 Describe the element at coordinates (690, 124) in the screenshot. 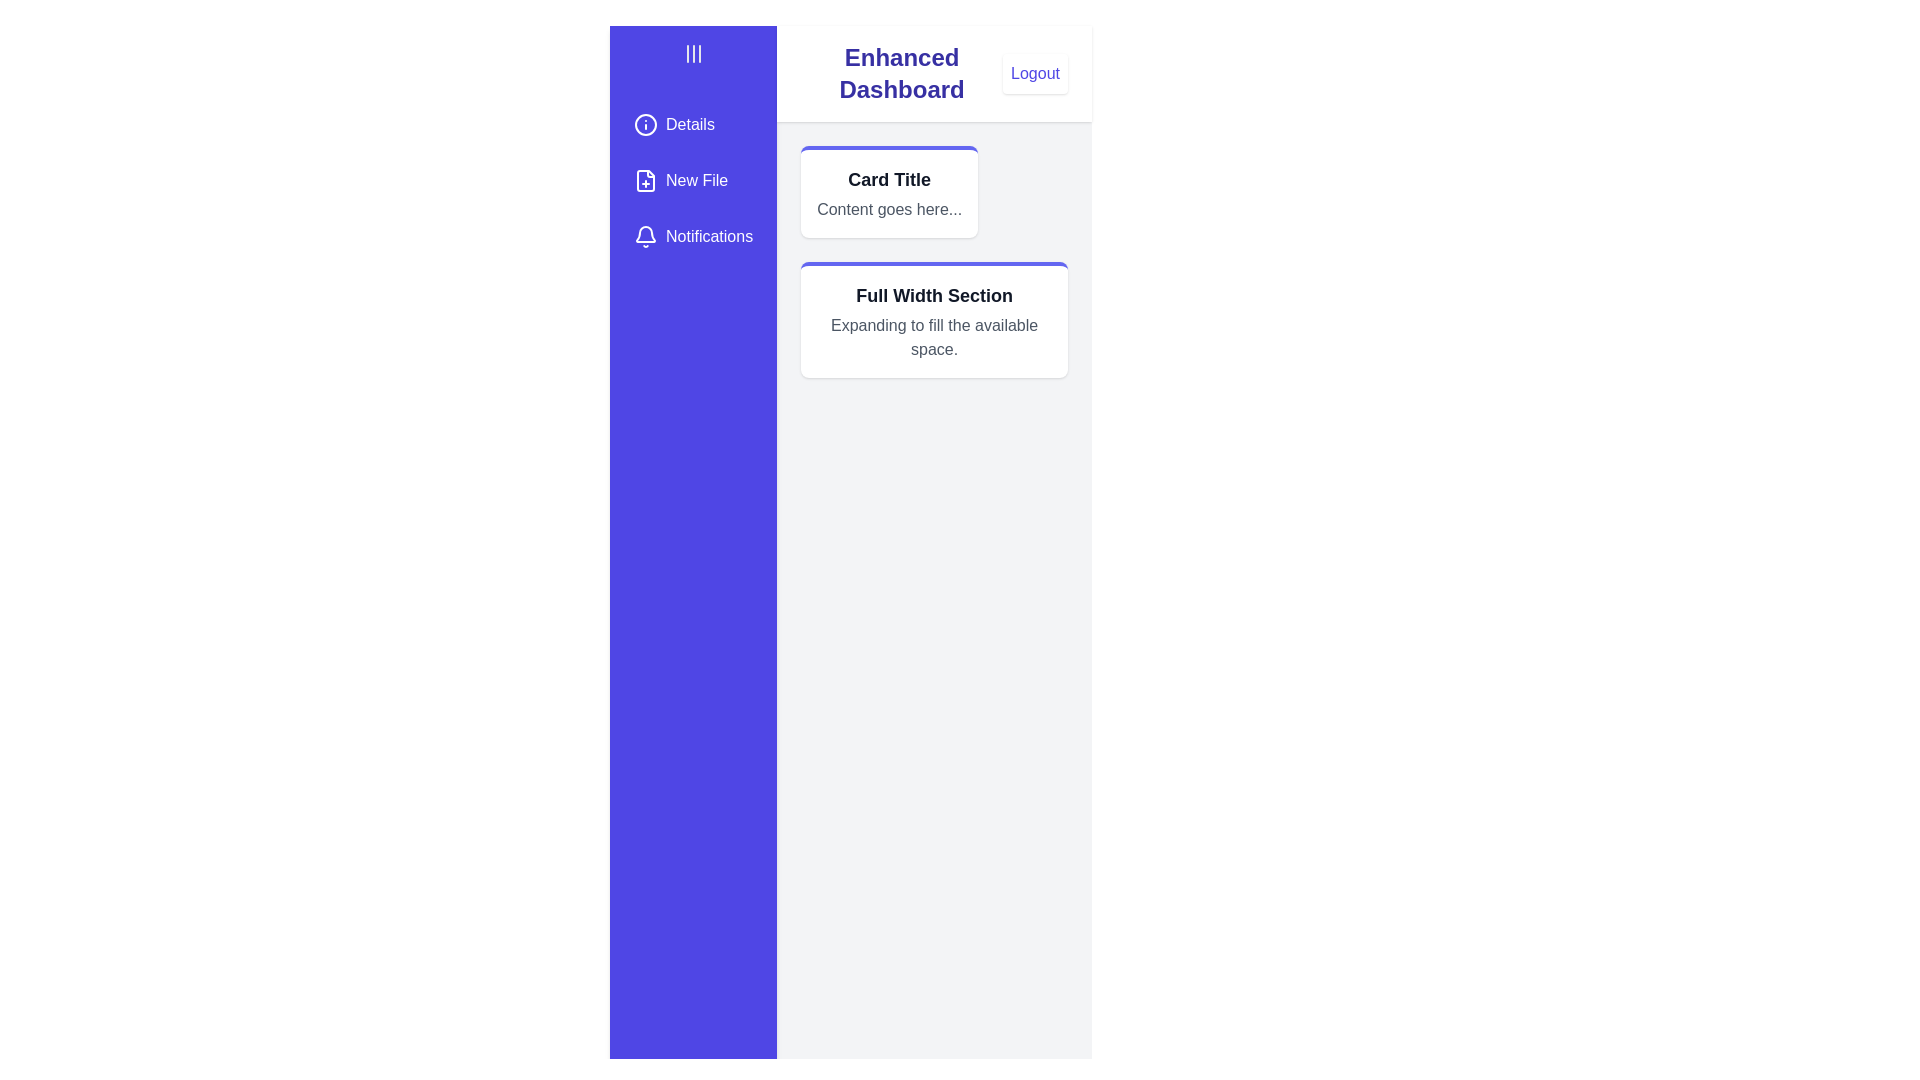

I see `the first text label in the left vertical navigation menu` at that location.